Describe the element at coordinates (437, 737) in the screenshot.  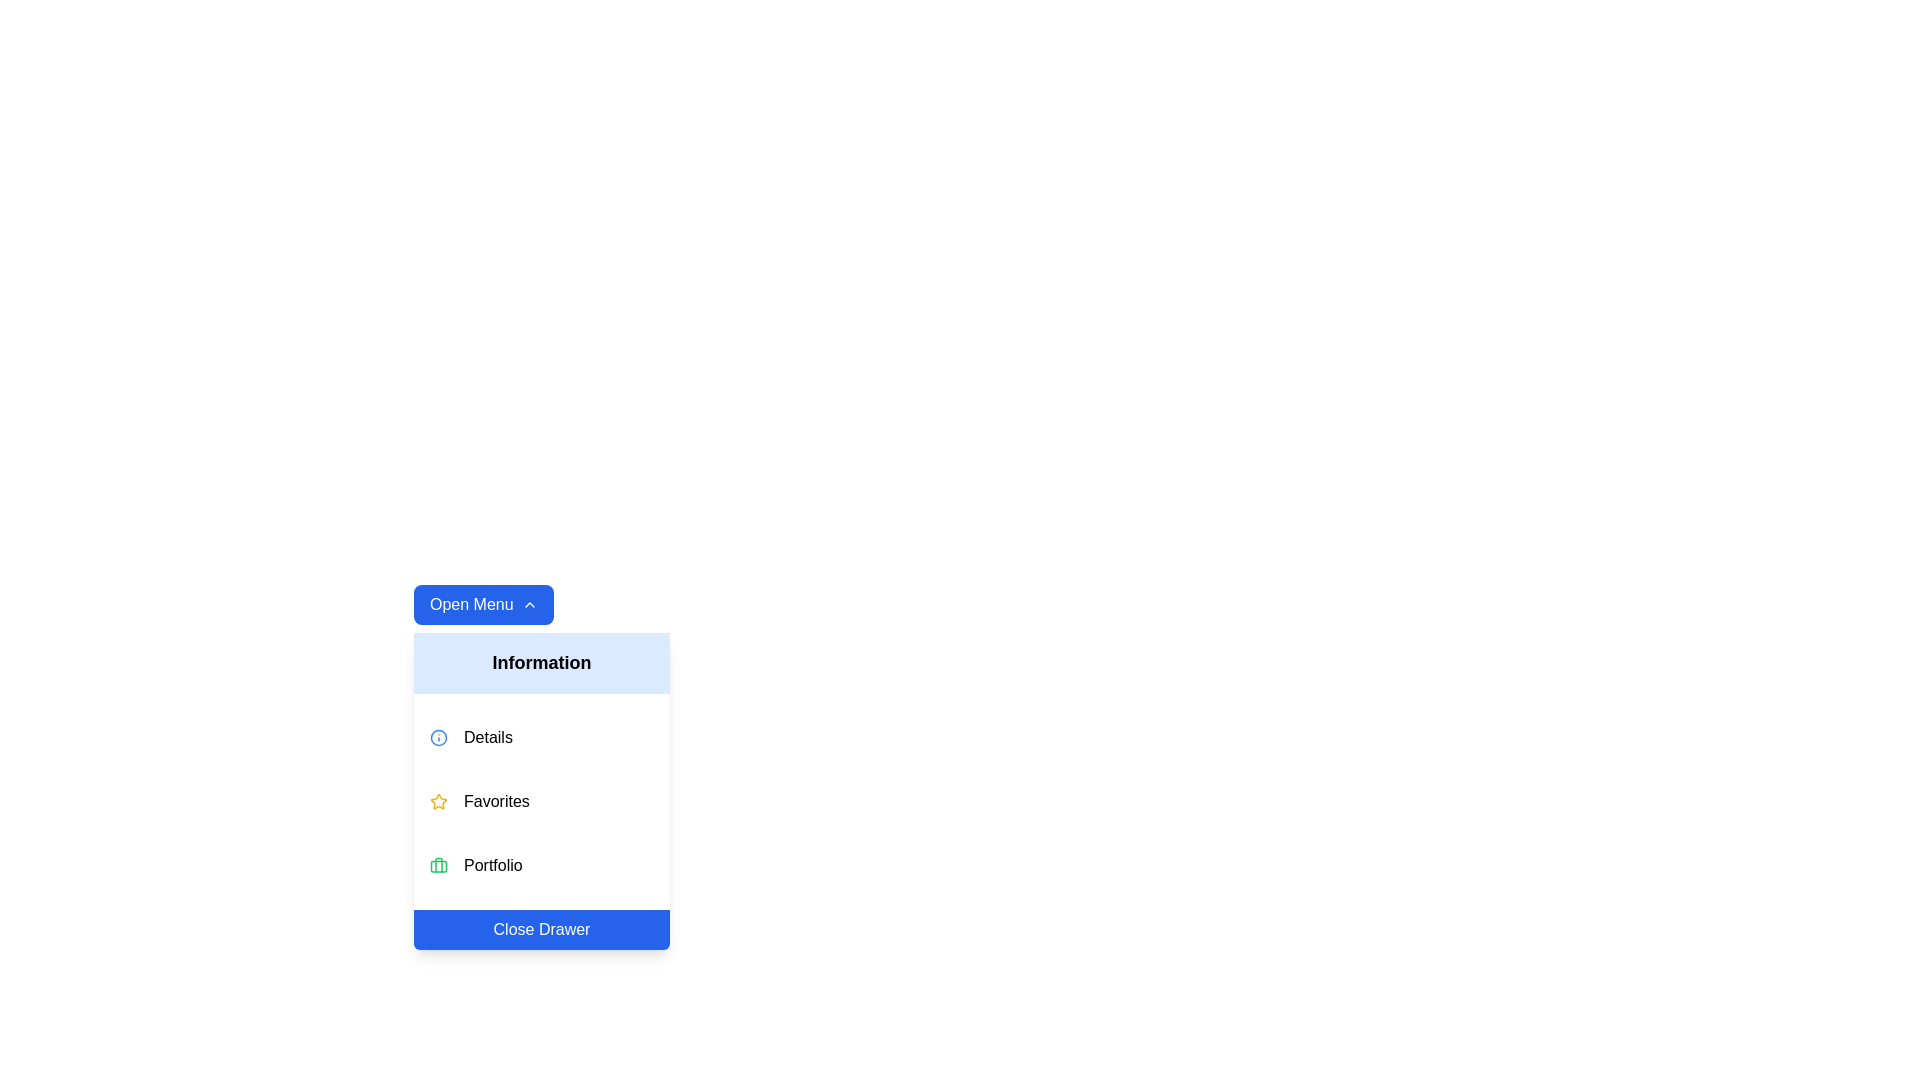
I see `the information icon` at that location.